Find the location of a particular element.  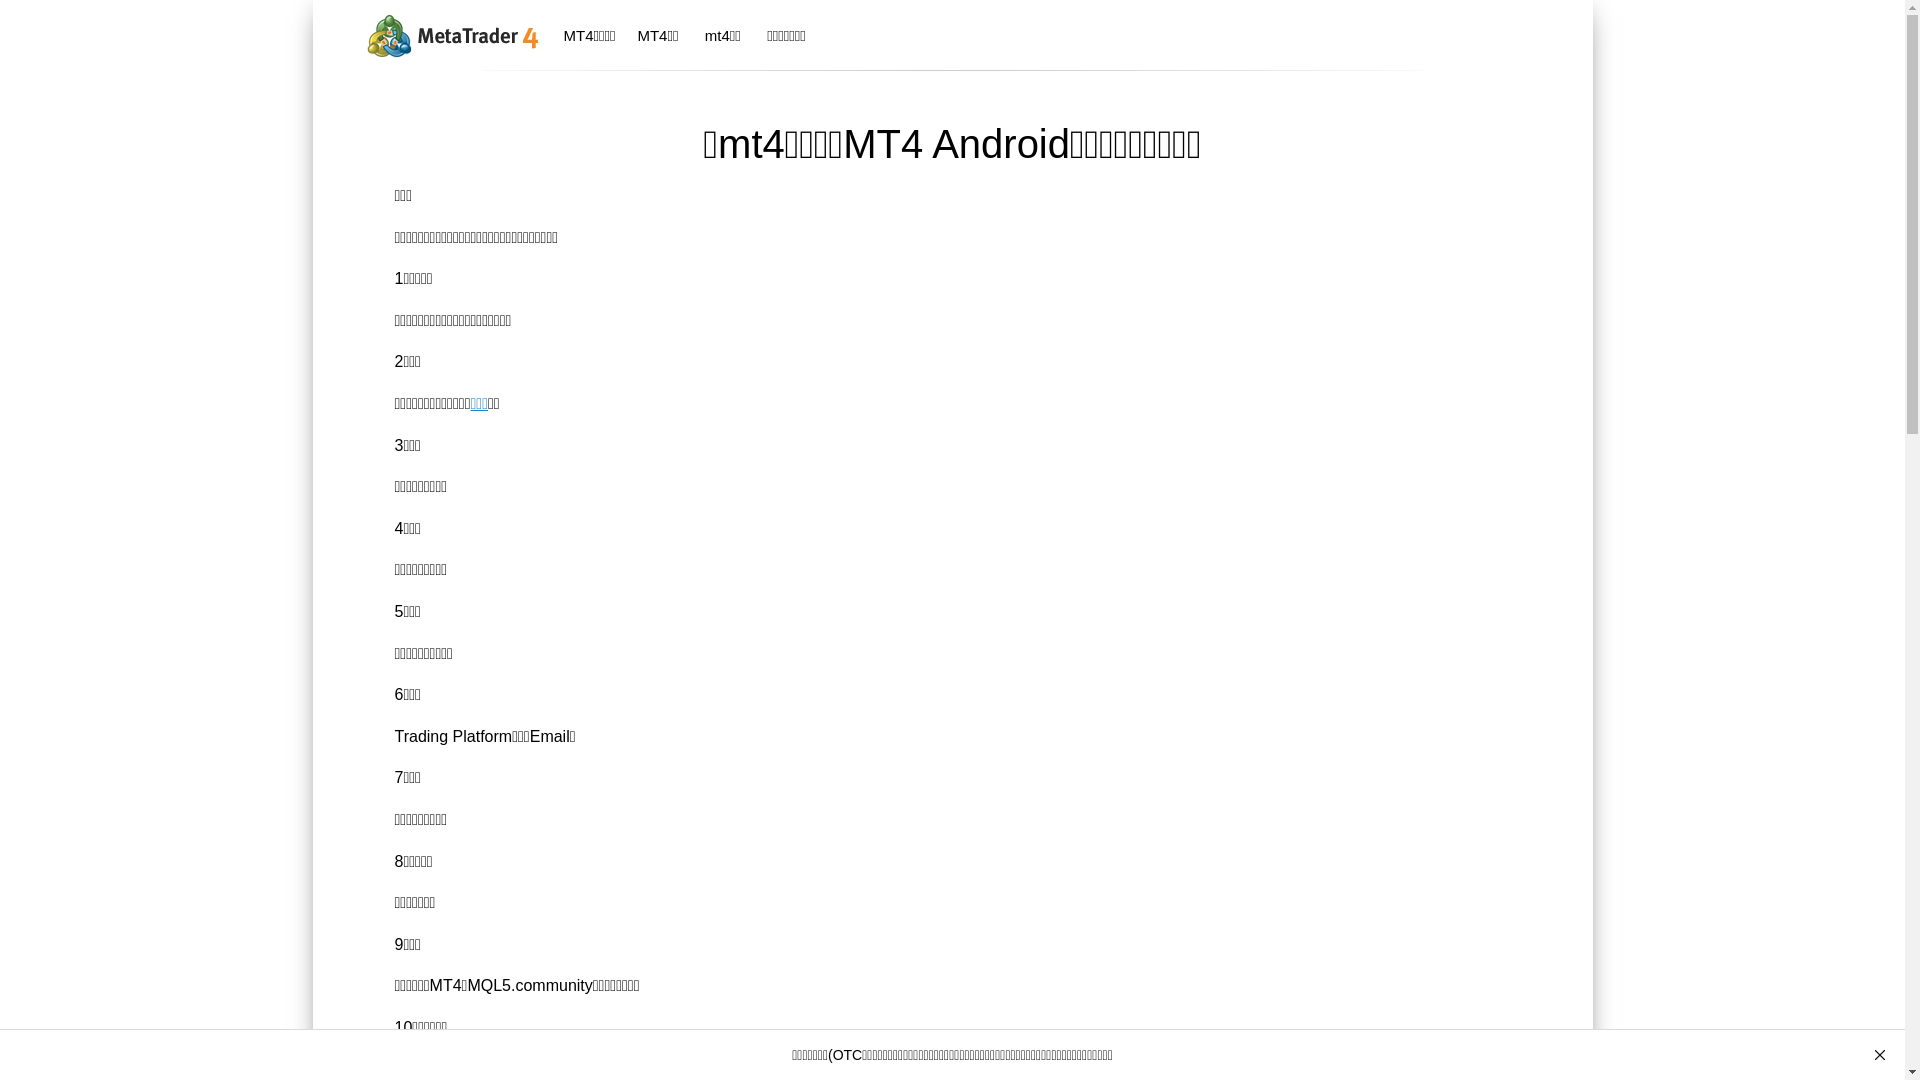

'MetaTrader 4' is located at coordinates (448, 34).